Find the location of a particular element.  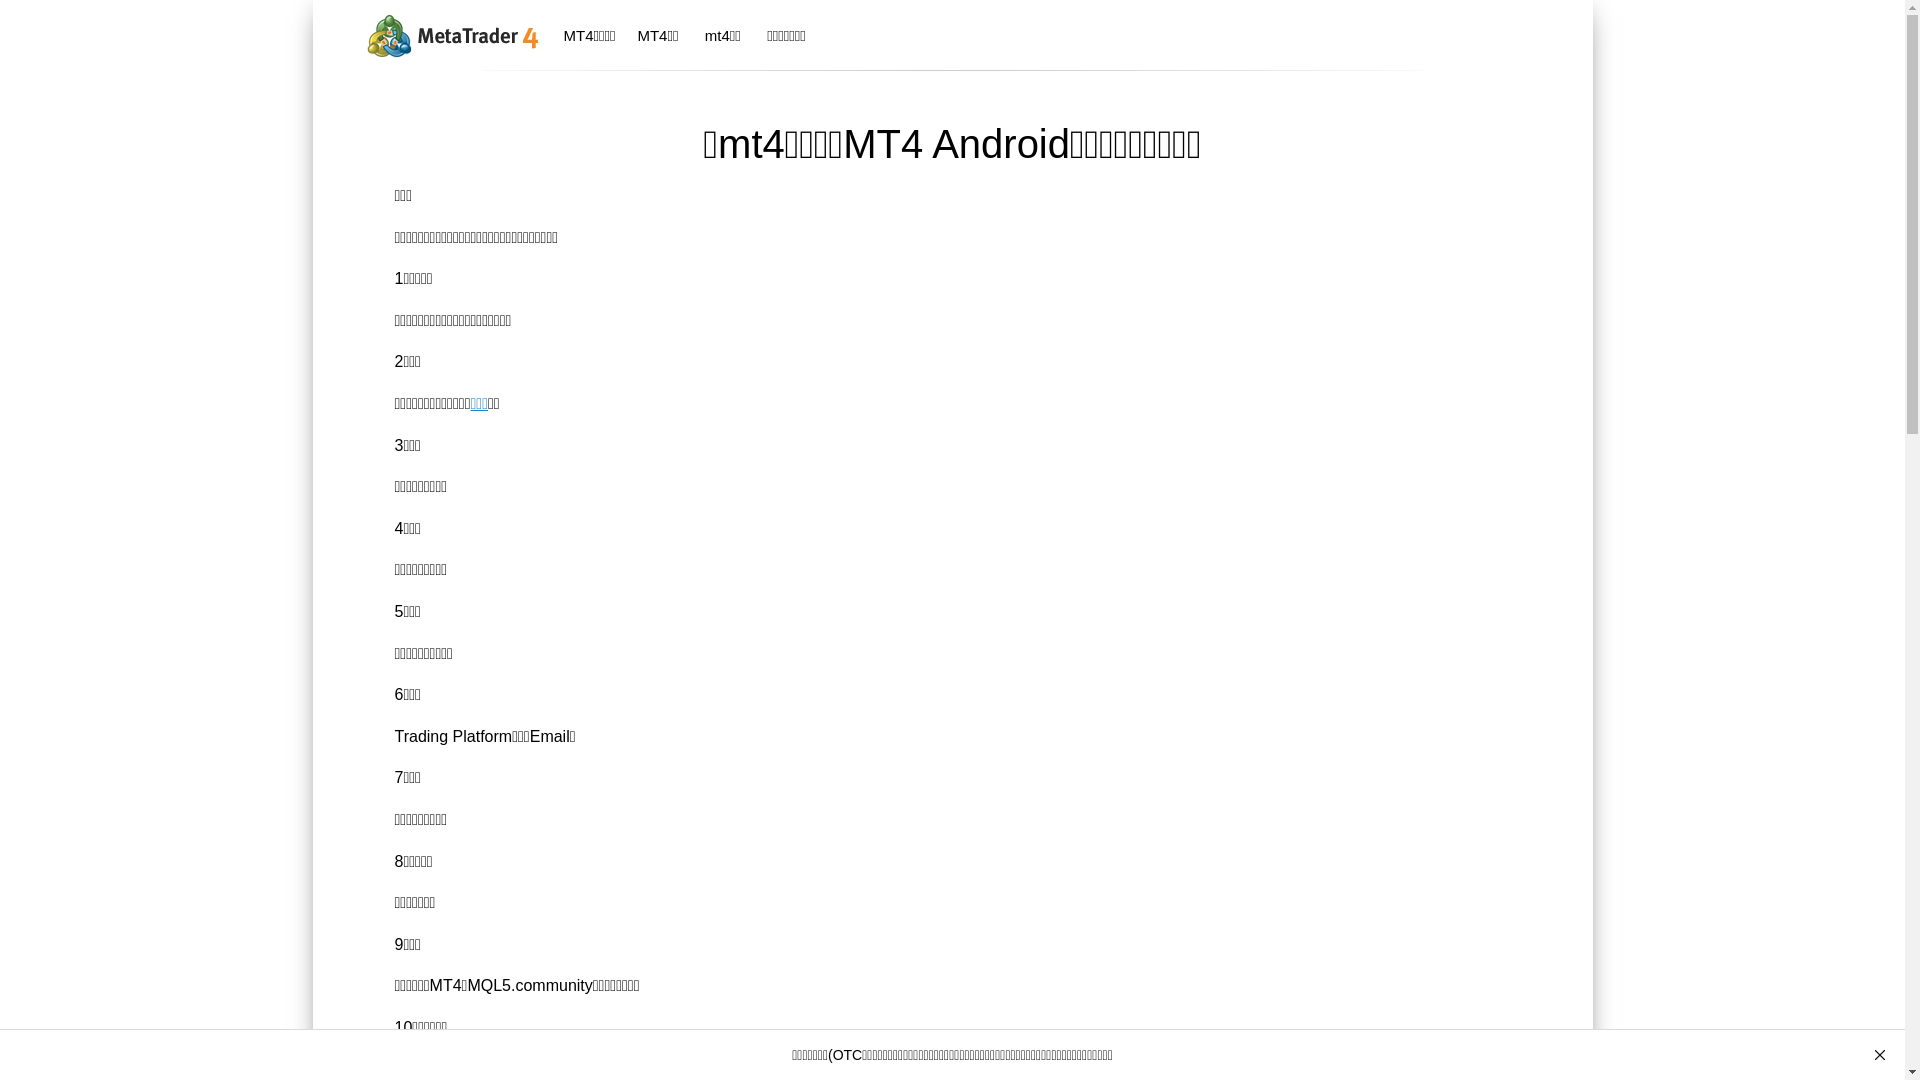

'MetaTrader 4' is located at coordinates (448, 34).